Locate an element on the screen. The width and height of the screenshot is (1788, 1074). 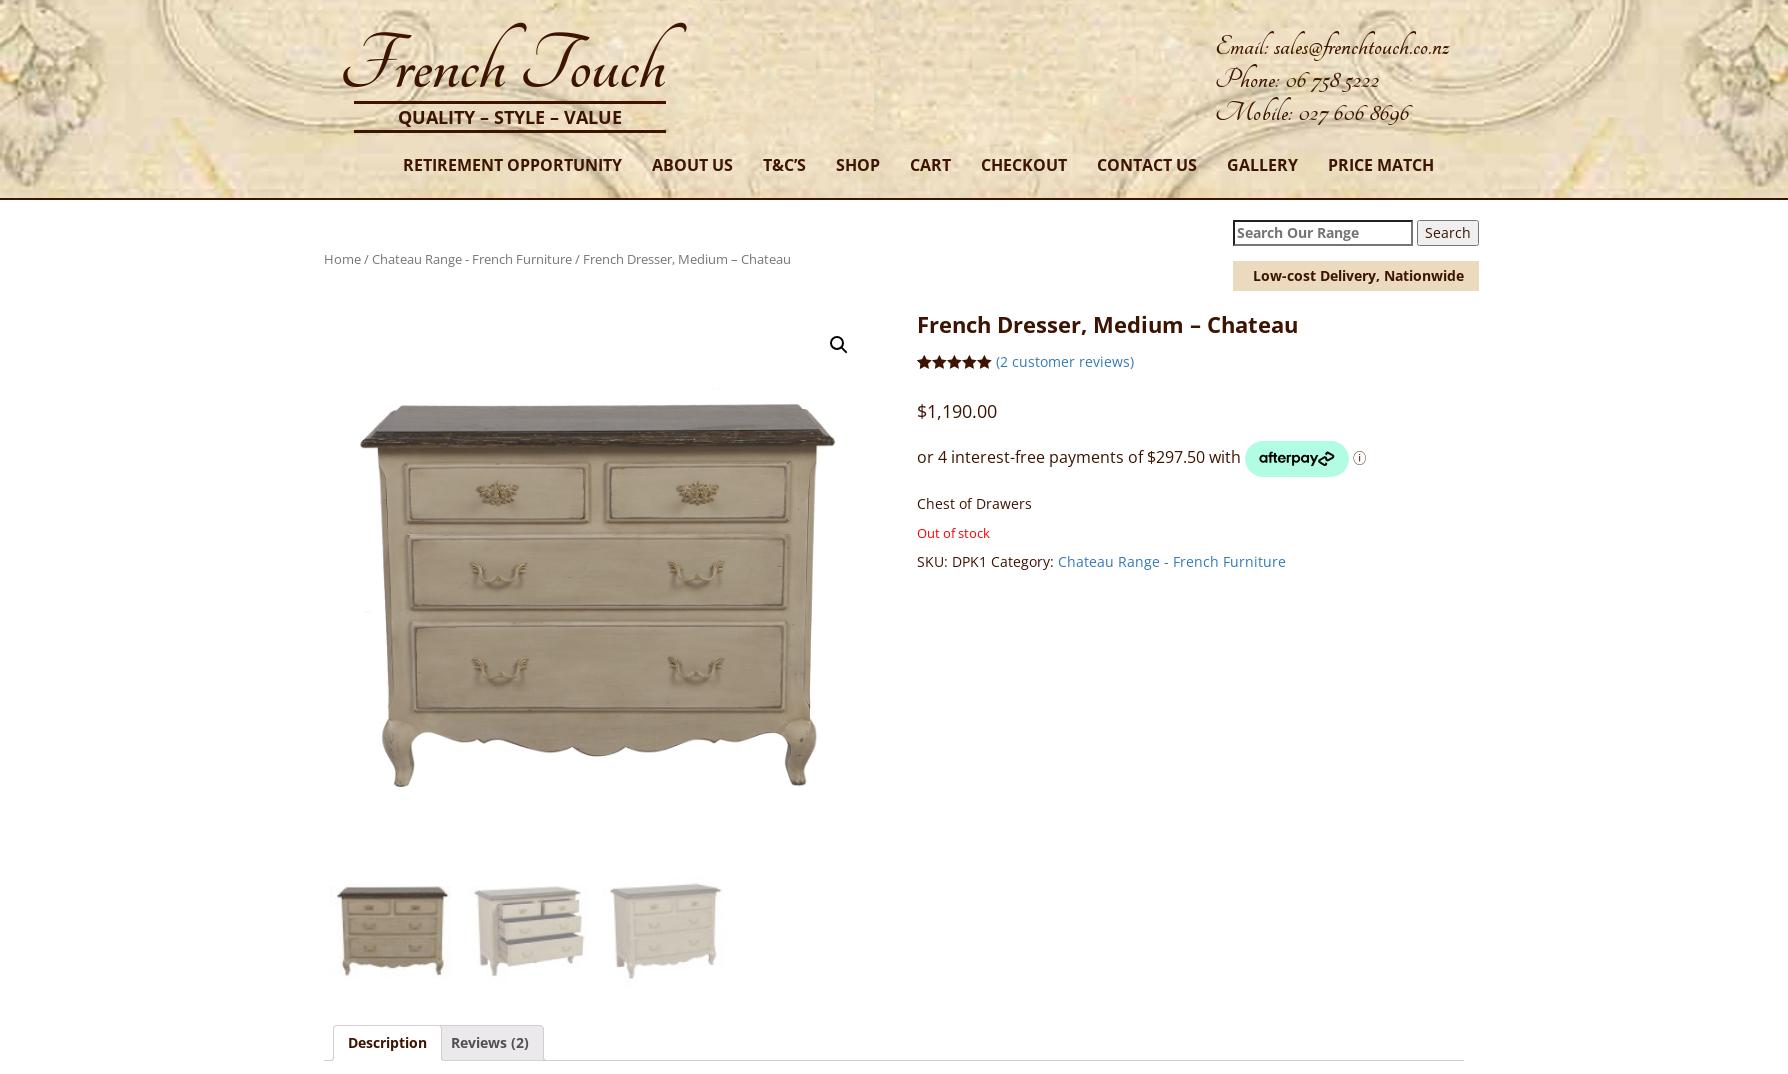
'DPK1' is located at coordinates (968, 560).